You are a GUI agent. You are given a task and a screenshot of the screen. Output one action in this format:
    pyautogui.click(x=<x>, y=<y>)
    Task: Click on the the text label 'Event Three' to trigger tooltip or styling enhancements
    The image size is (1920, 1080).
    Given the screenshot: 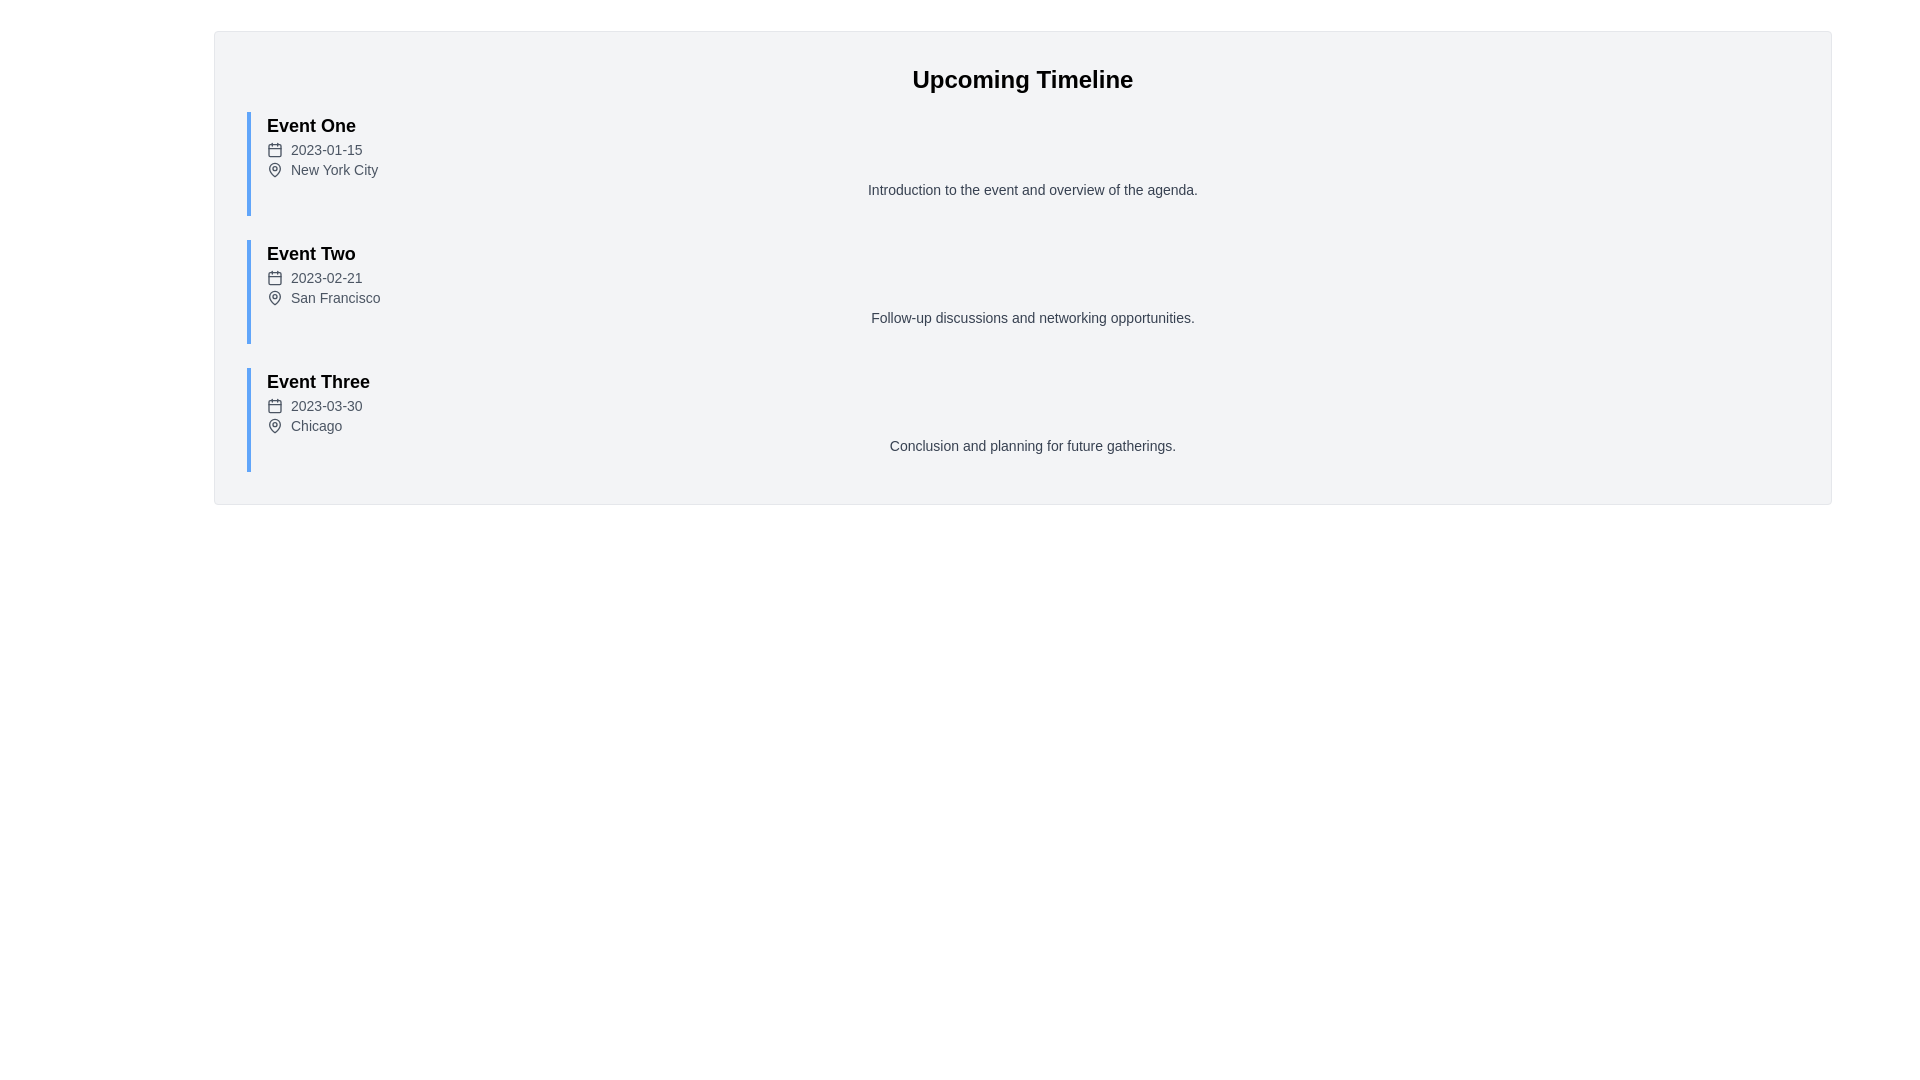 What is the action you would take?
    pyautogui.click(x=317, y=381)
    